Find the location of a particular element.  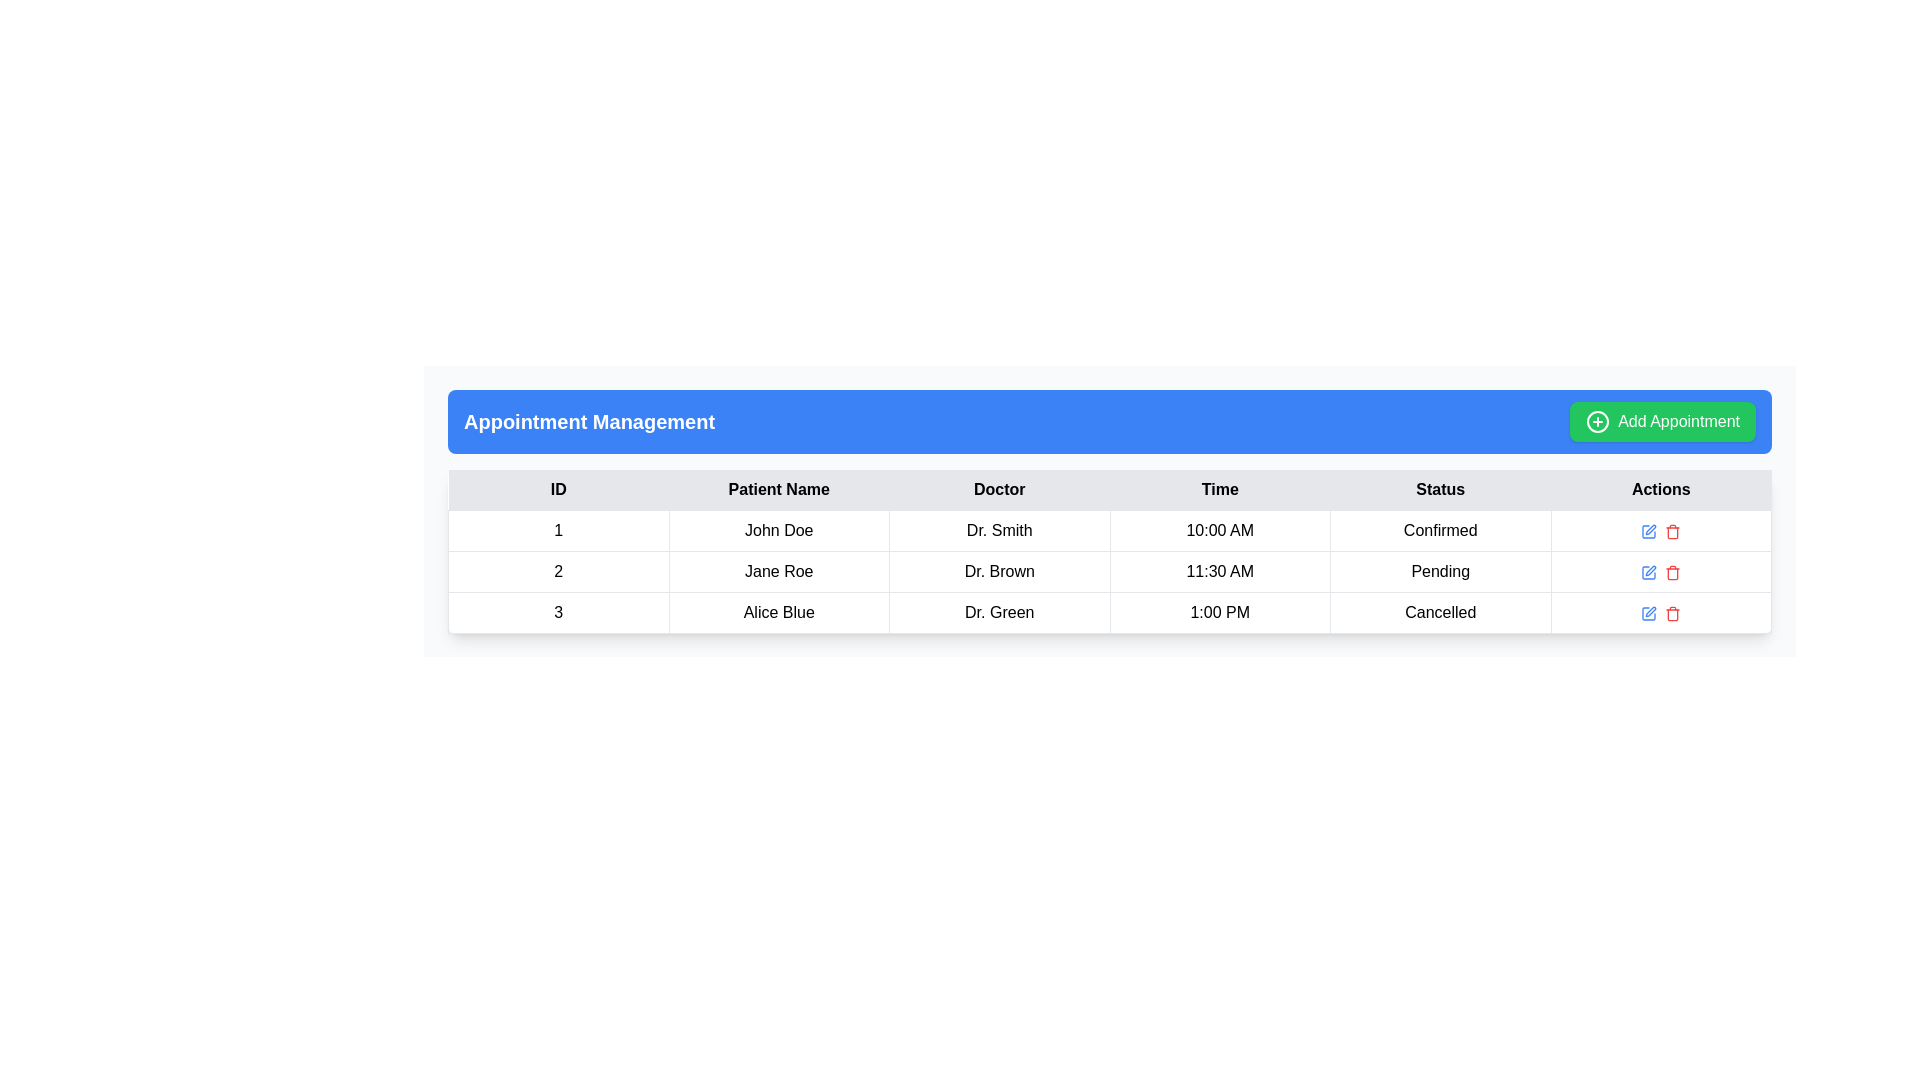

the second row in the table that contains the patient's name 'Jane Roe', doctor's name 'Dr. Brown', appointment time '11:30 AM', and status 'Pending' is located at coordinates (1108, 571).